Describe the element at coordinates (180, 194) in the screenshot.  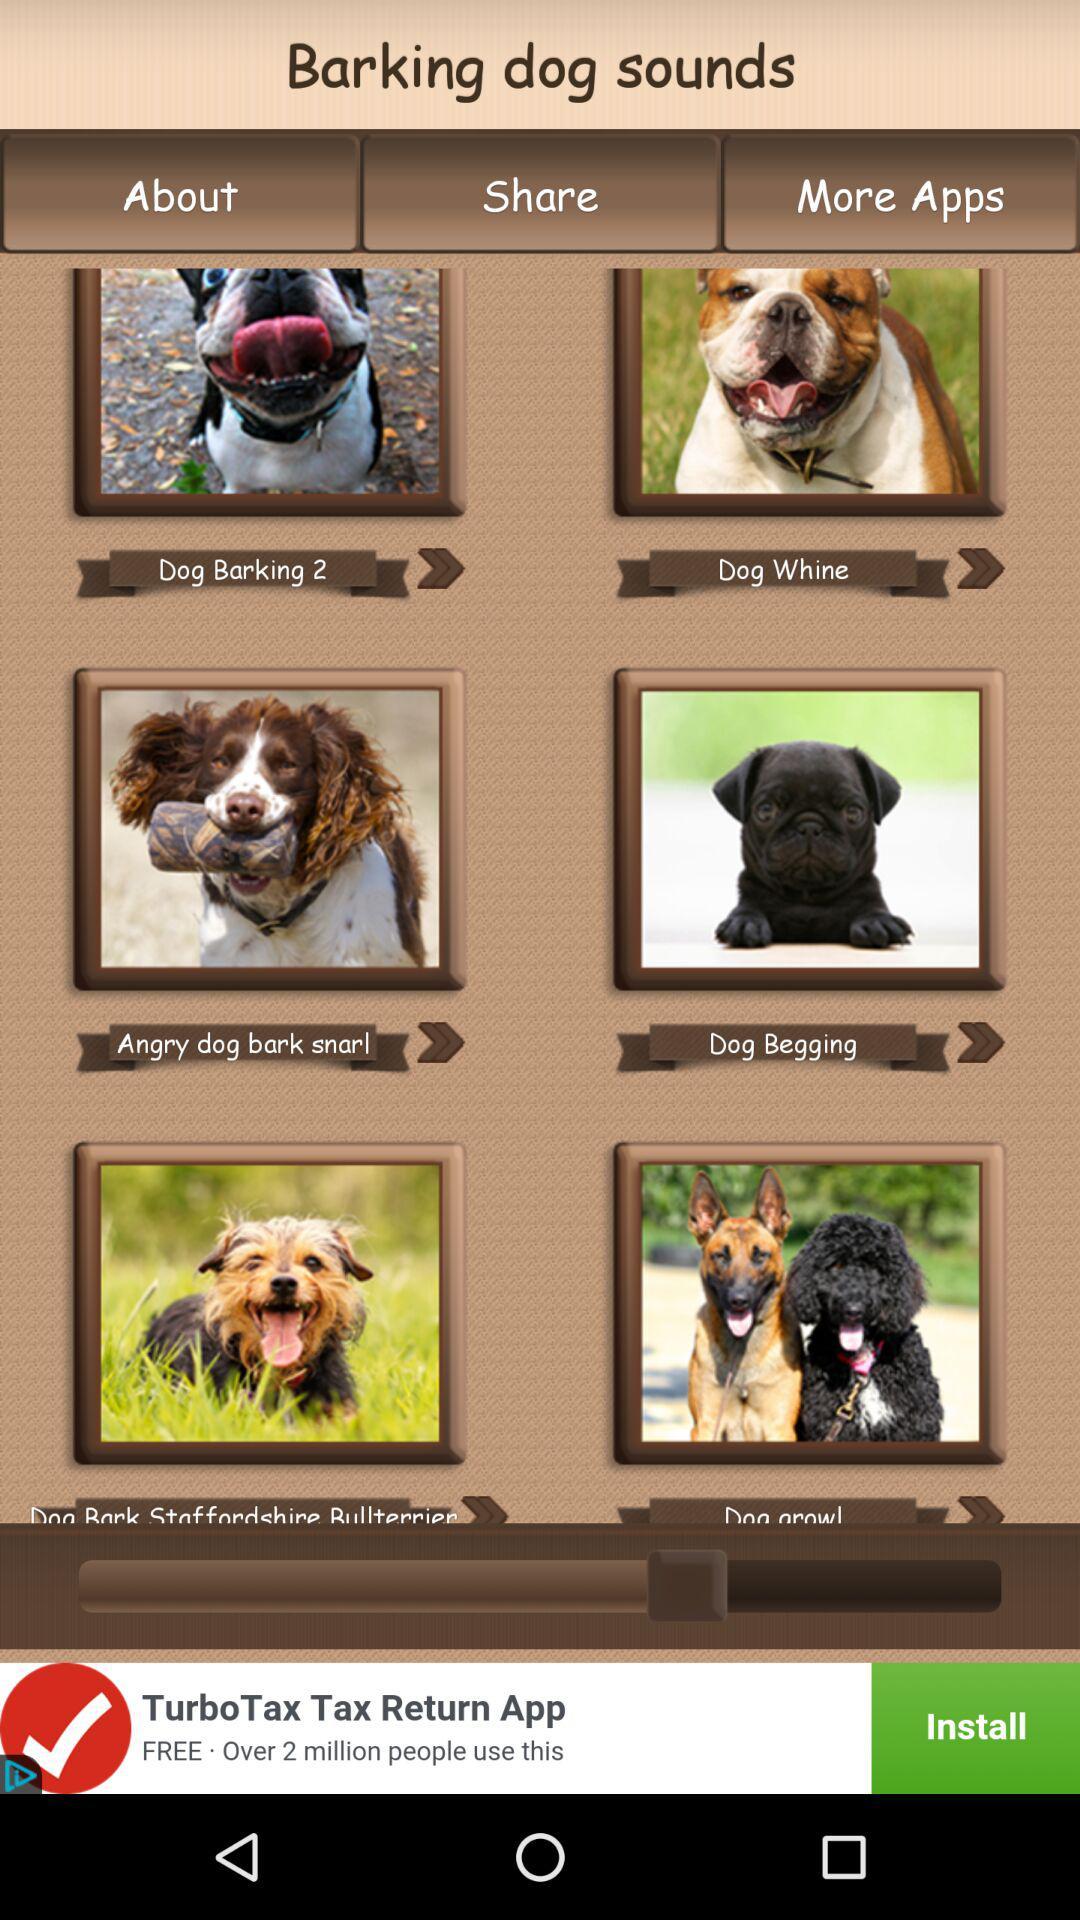
I see `app below the barking dog sounds app` at that location.